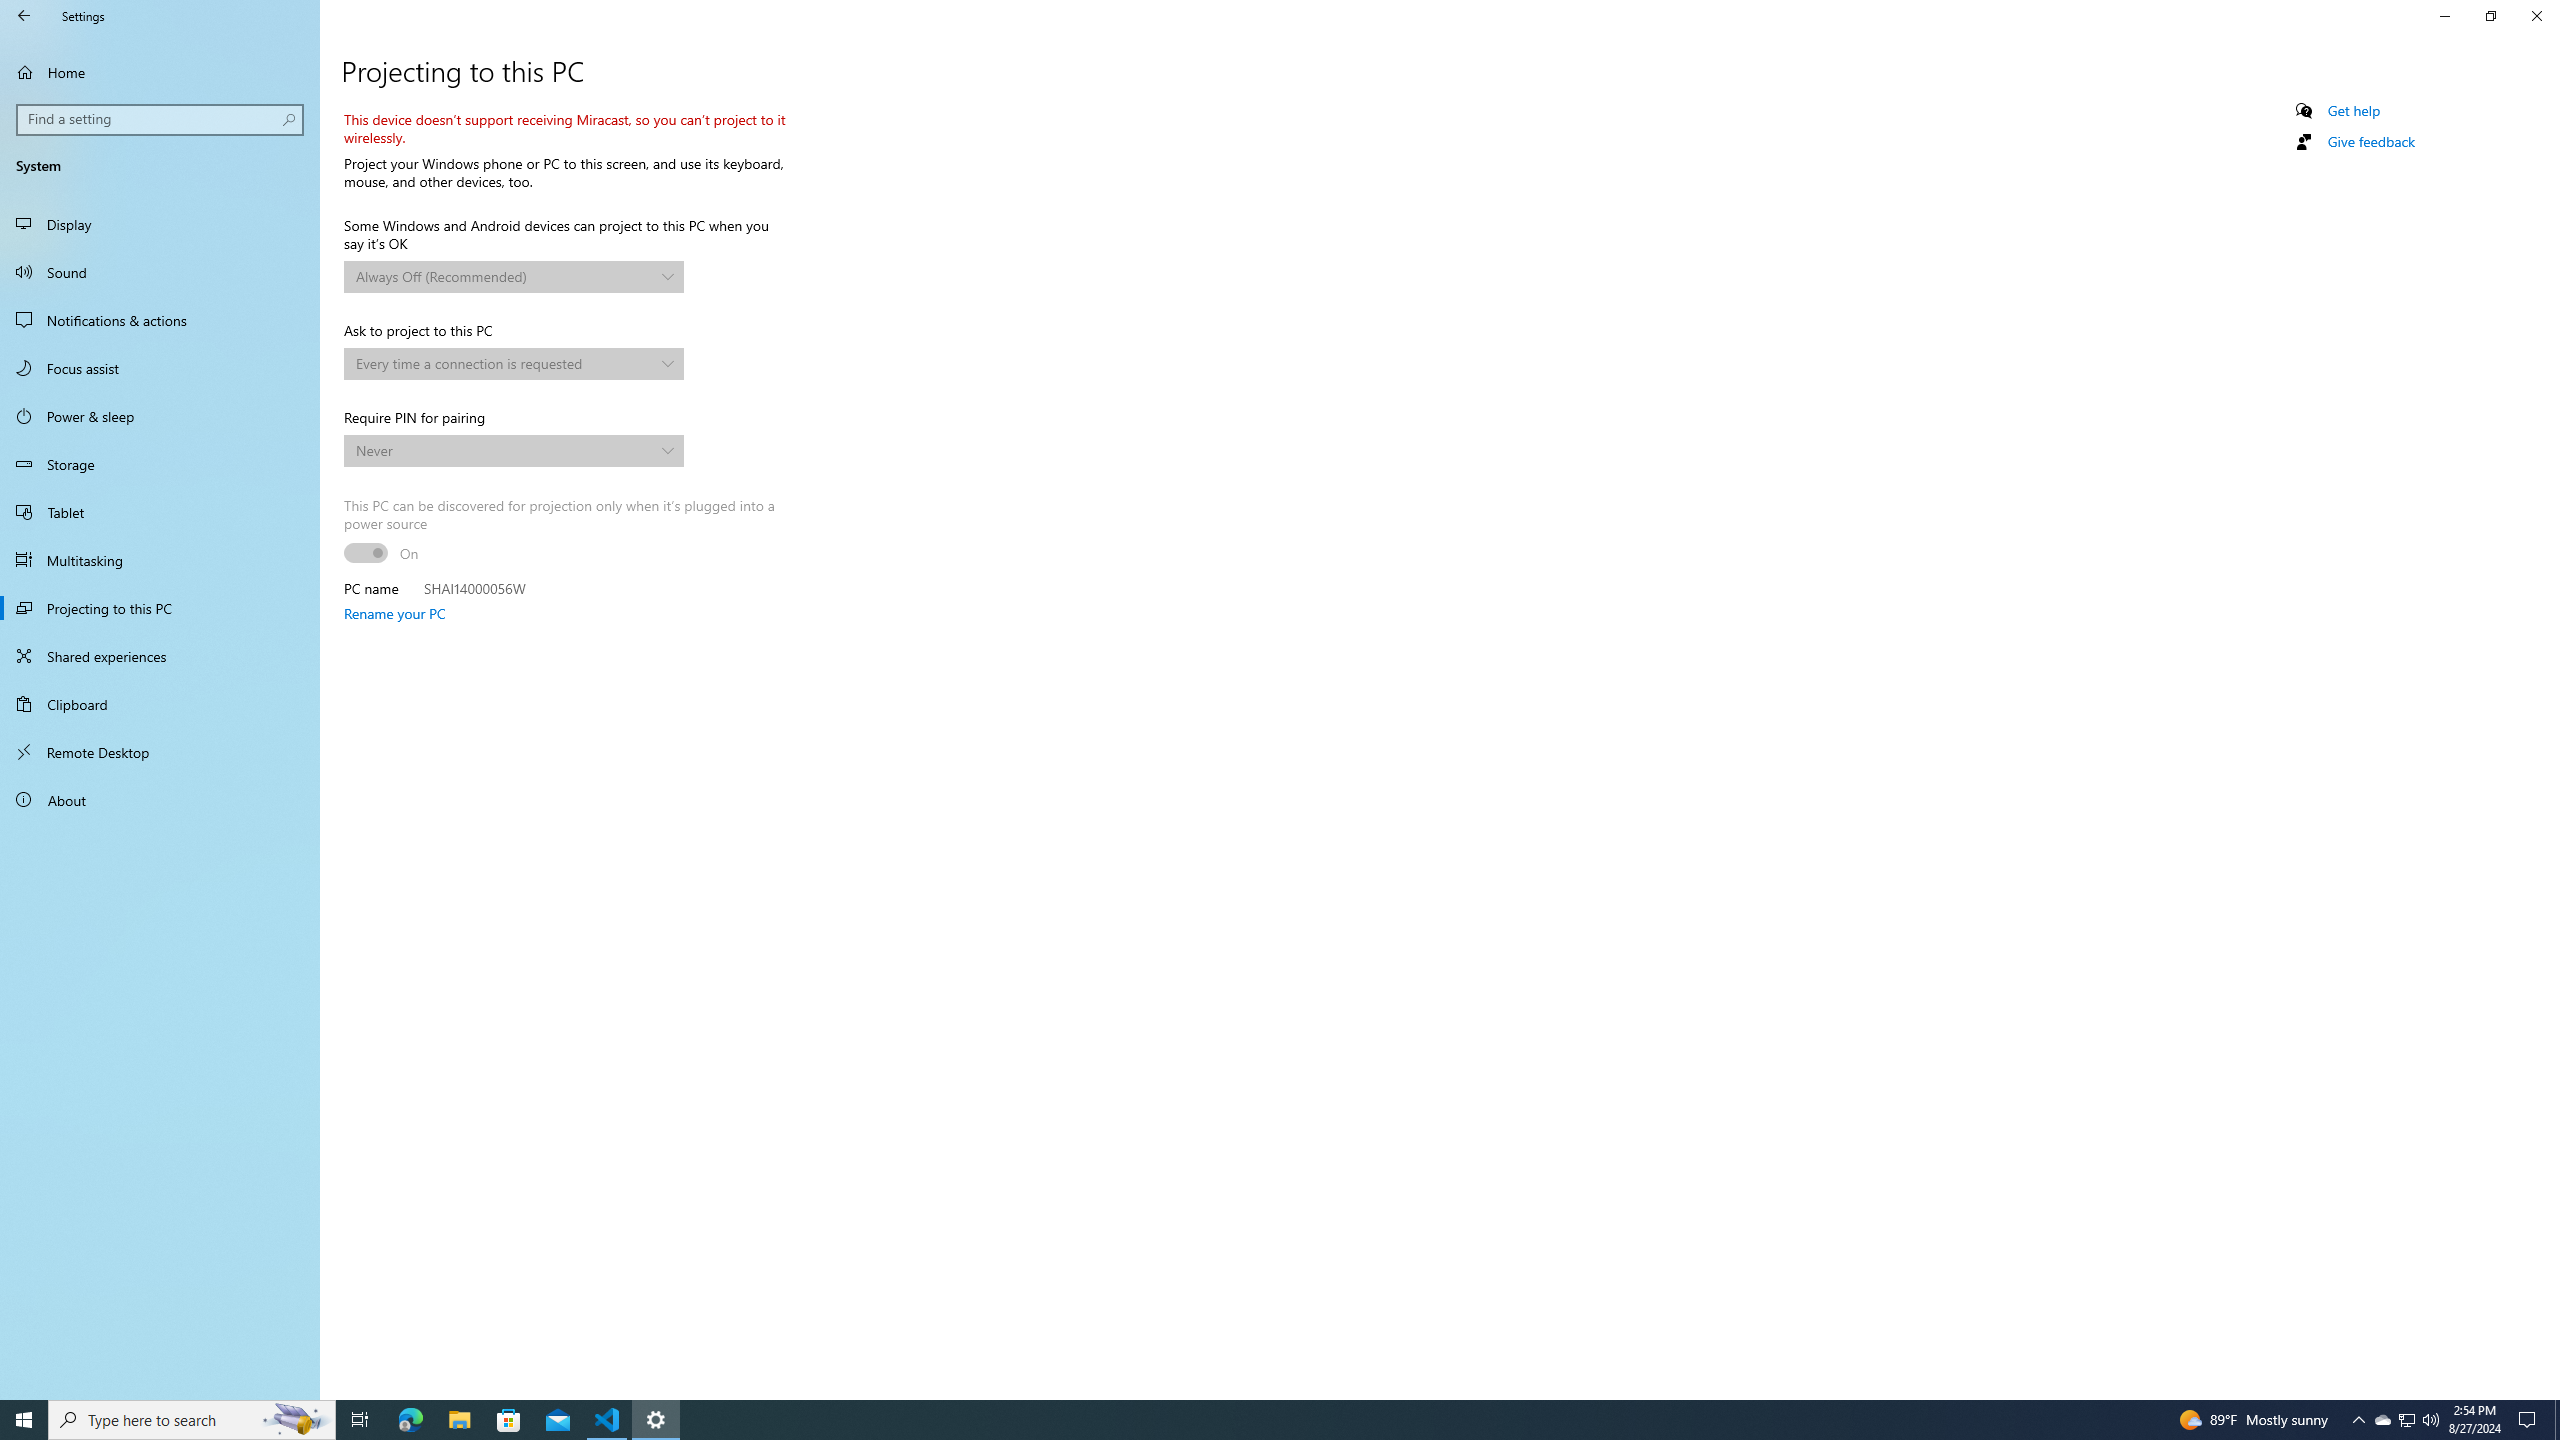  Describe the element at coordinates (504, 449) in the screenshot. I see `'Never'` at that location.